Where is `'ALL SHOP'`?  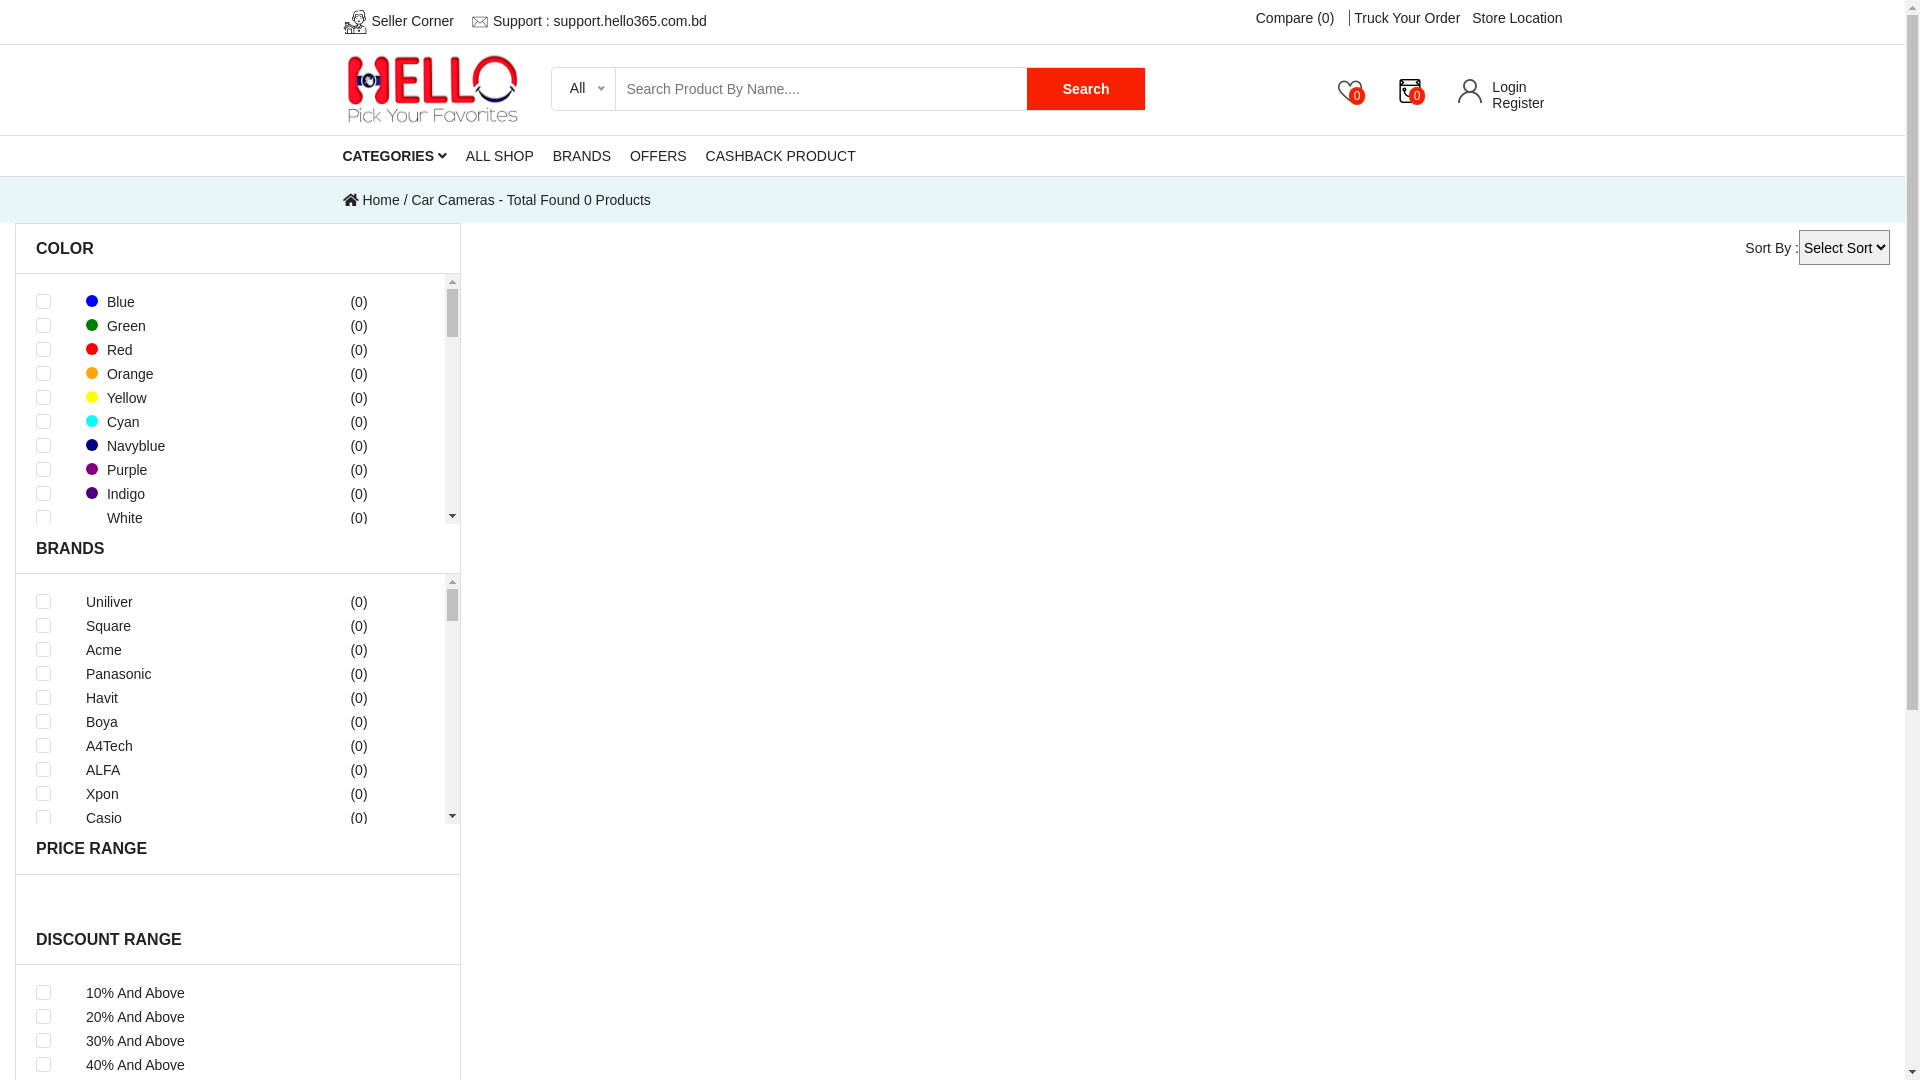 'ALL SHOP' is located at coordinates (507, 154).